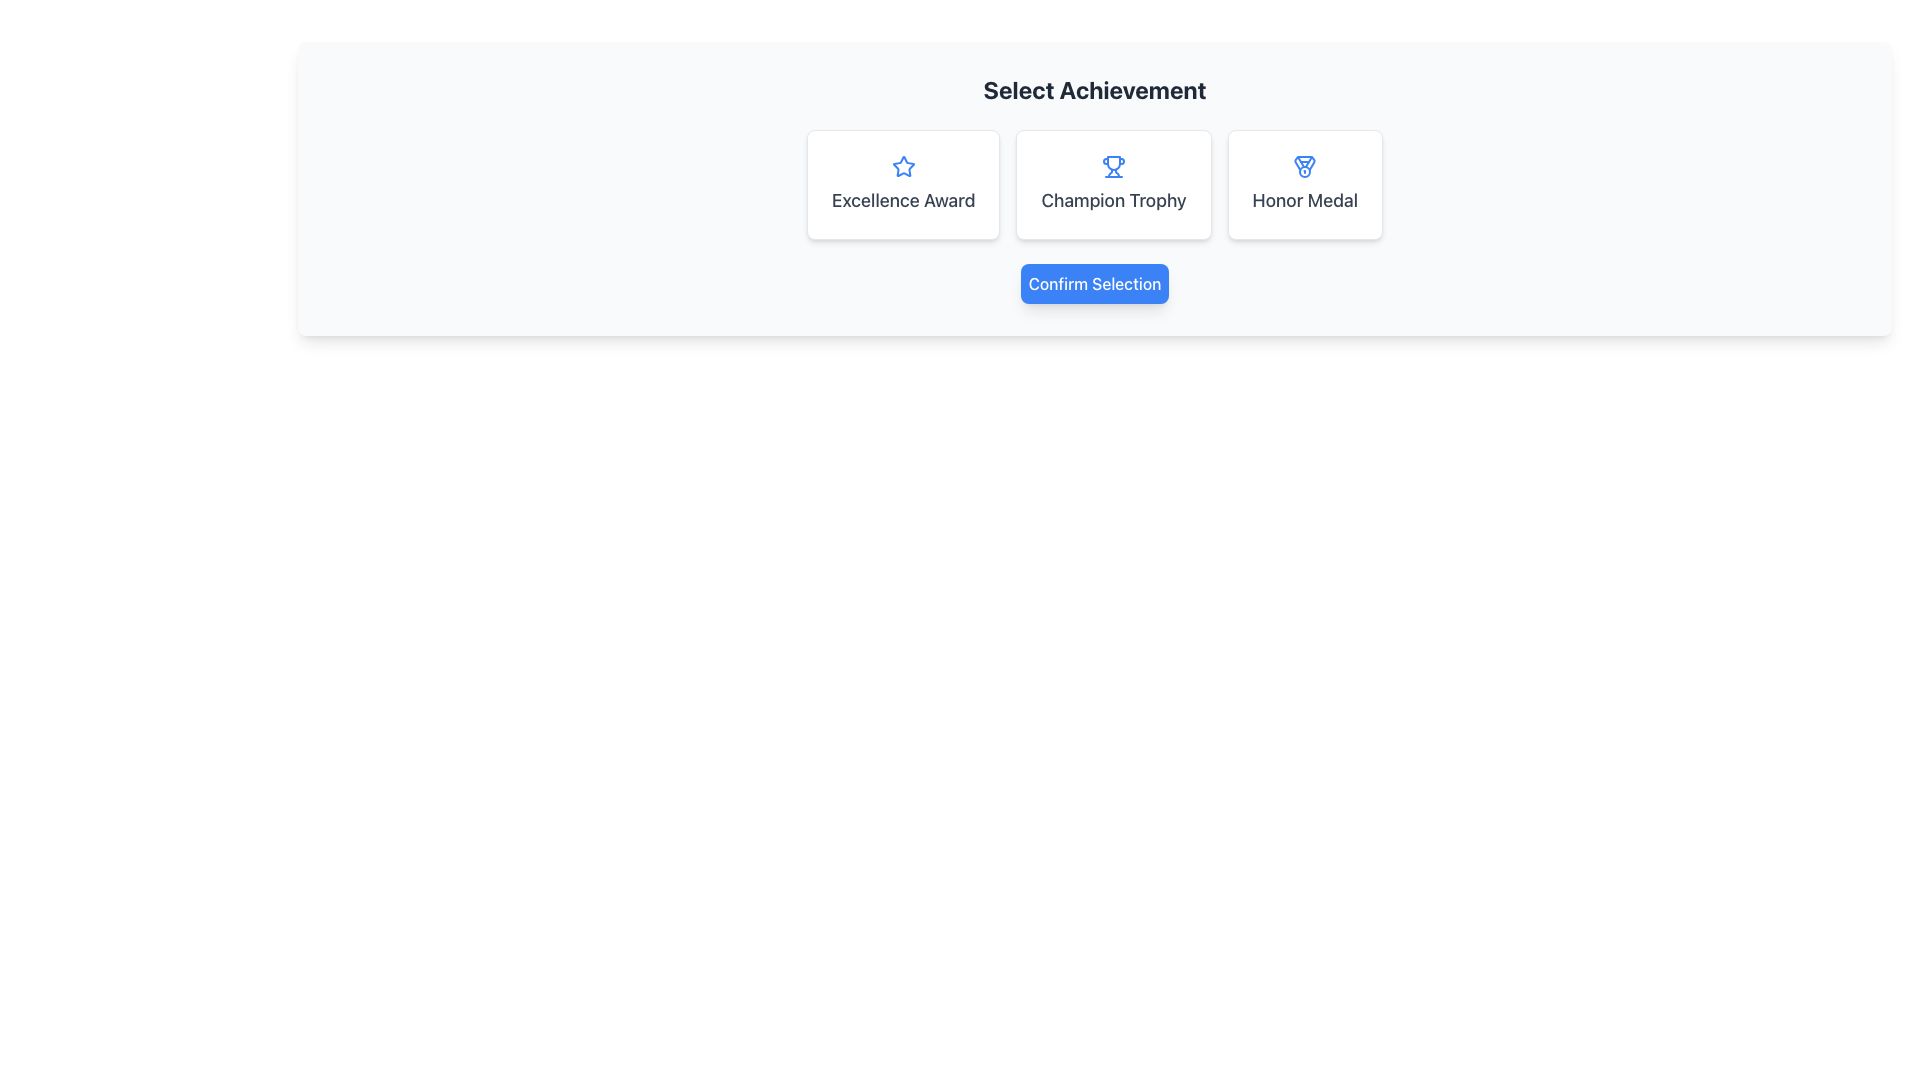 The height and width of the screenshot is (1080, 1920). What do you see at coordinates (902, 165) in the screenshot?
I see `the 'Excellence Award' icon located at the top section of the 'Excellence Award' card, which is the leftmost card in a row of three, above the text 'Excellence Award'` at bounding box center [902, 165].